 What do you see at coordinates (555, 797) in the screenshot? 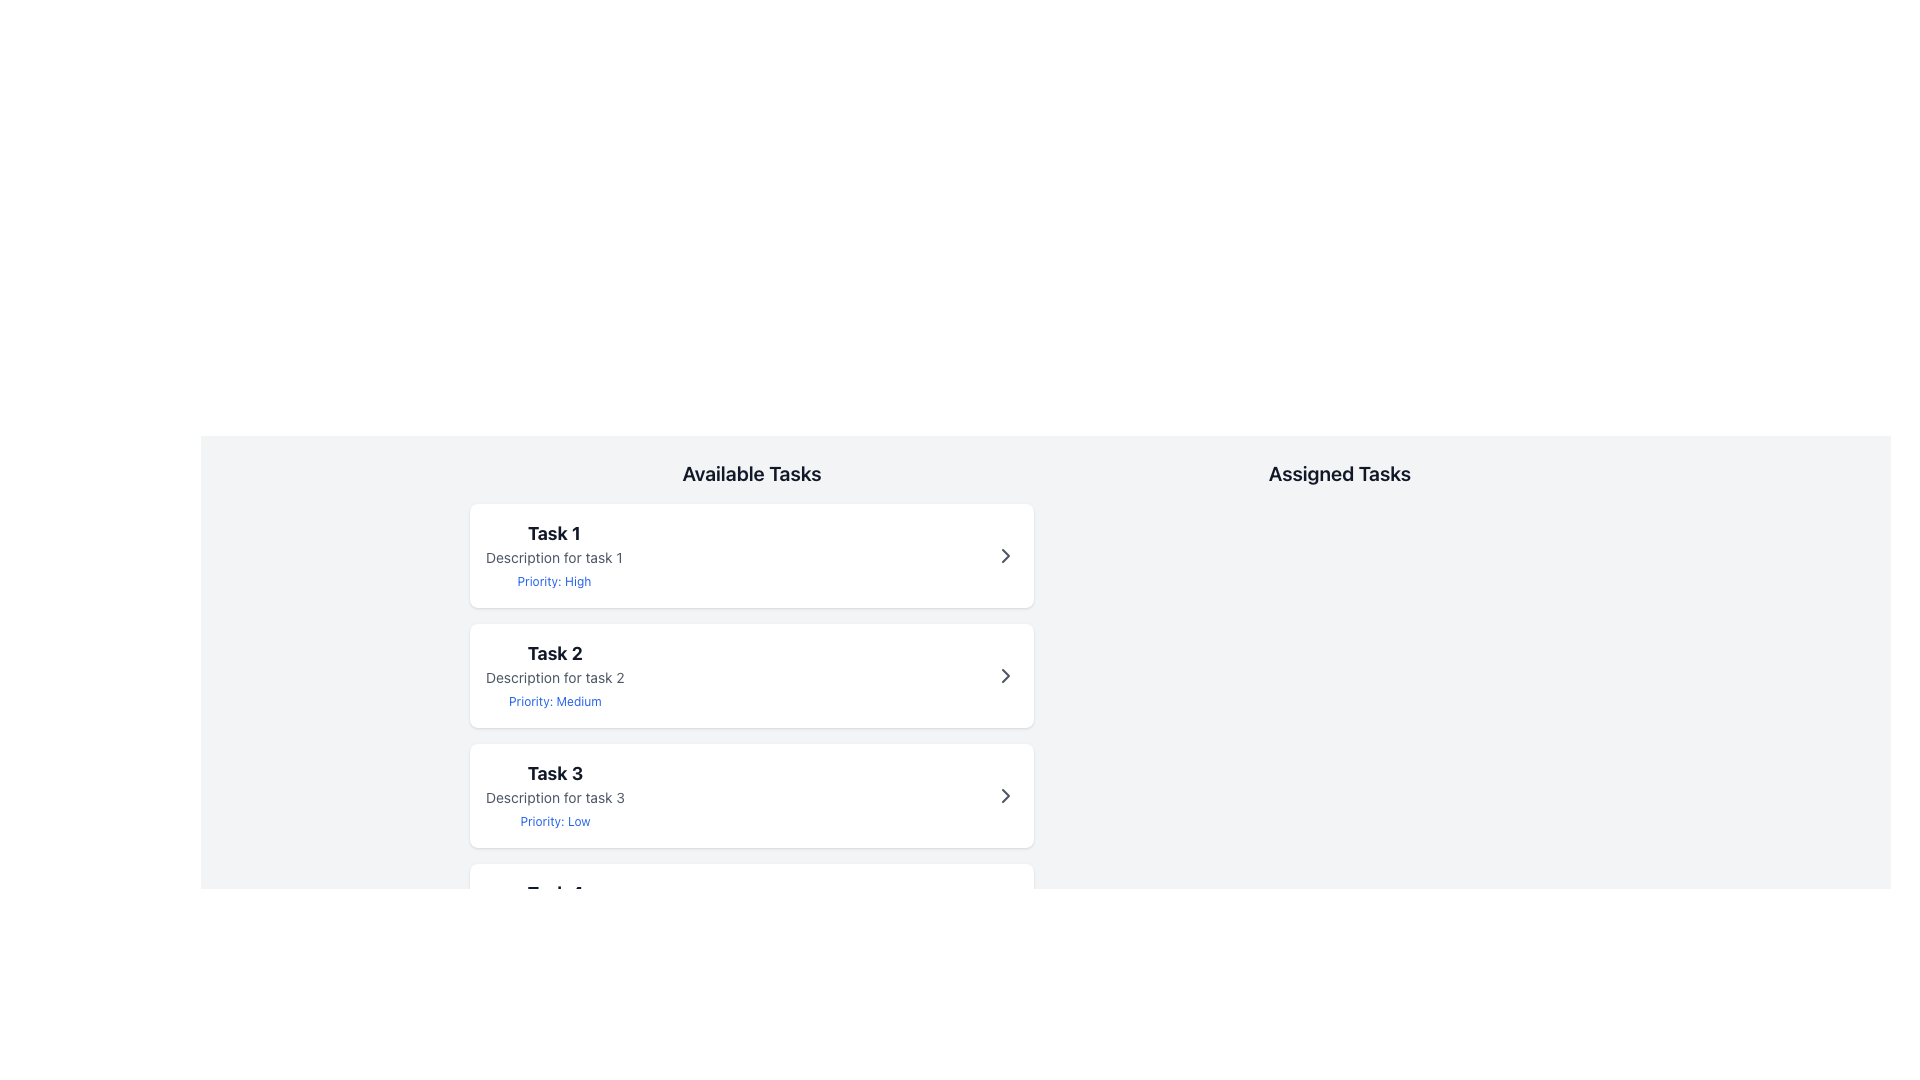
I see `the text label displaying the description for 'Task 3', which is located below the heading 'Task 3' and above 'Priority: Low' in the 'Available Tasks' section` at bounding box center [555, 797].